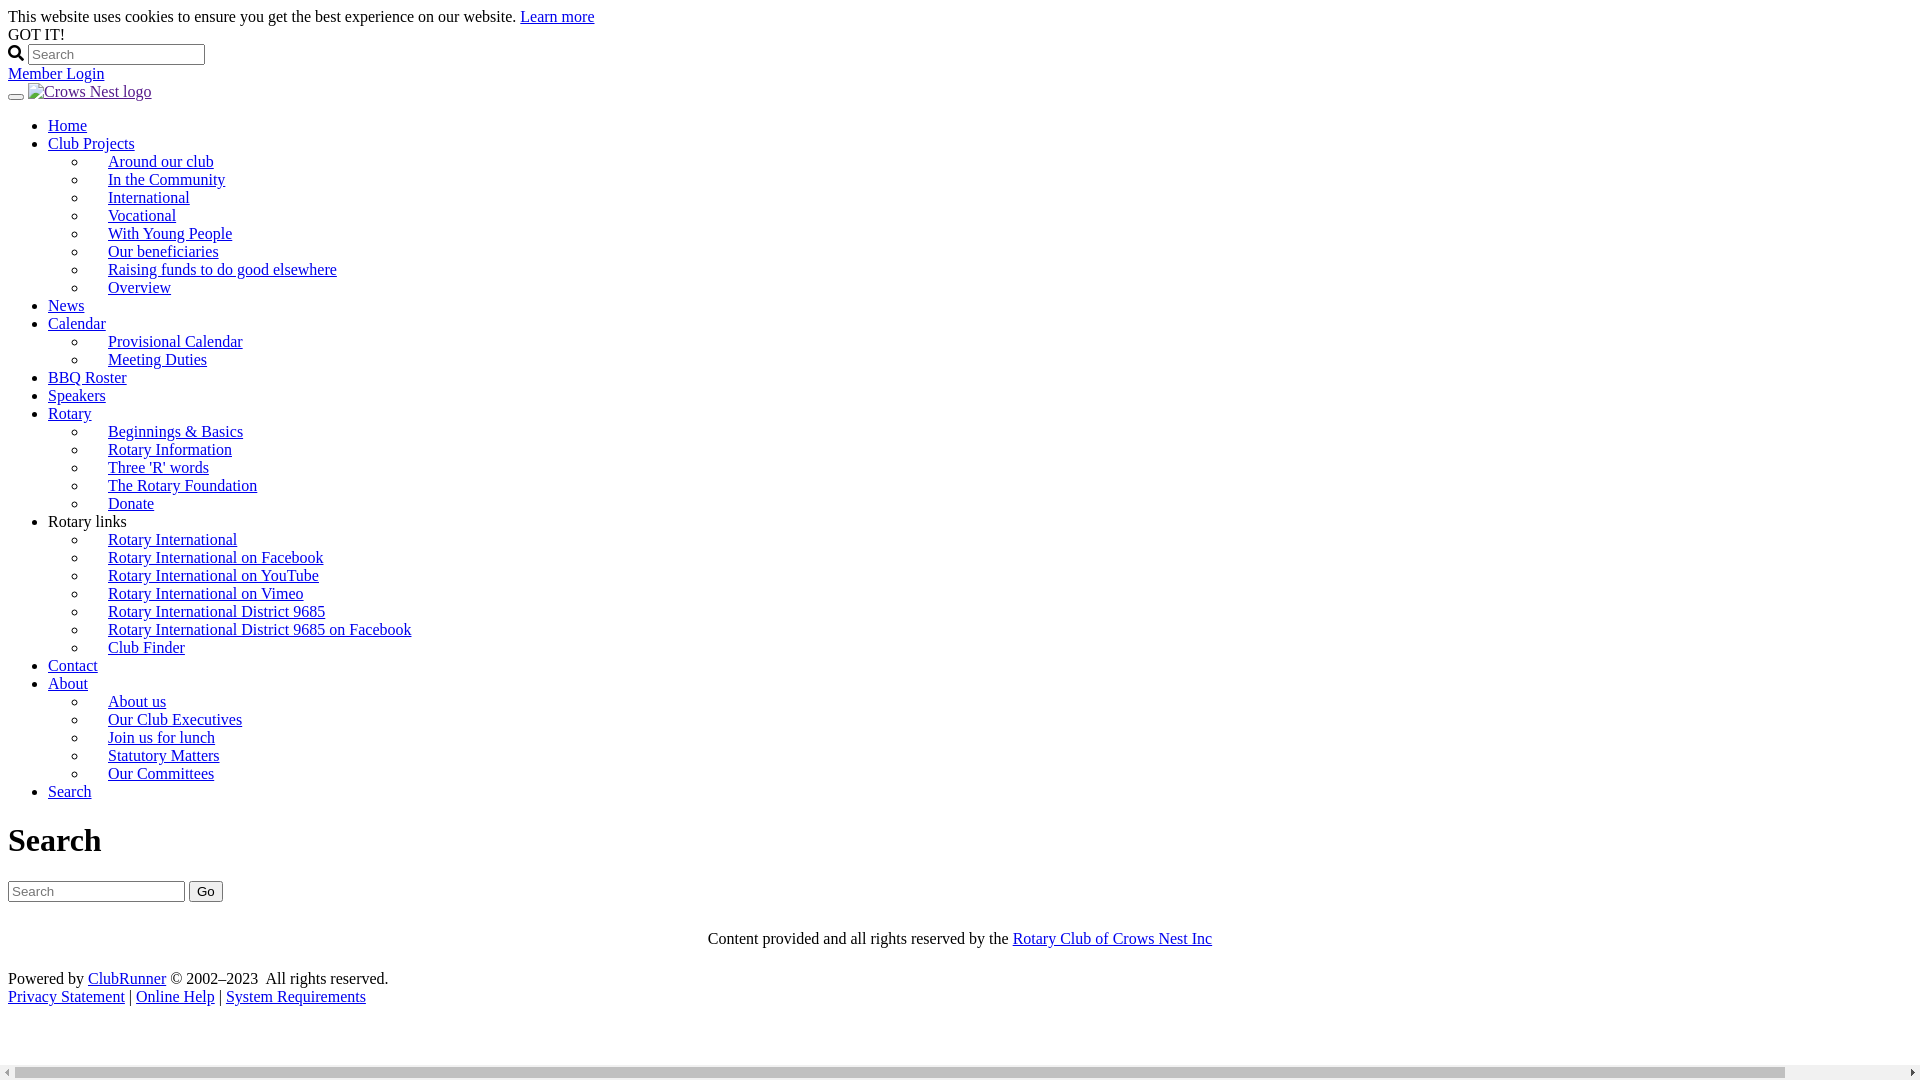 The image size is (1920, 1080). Describe the element at coordinates (556, 16) in the screenshot. I see `'Learn more'` at that location.